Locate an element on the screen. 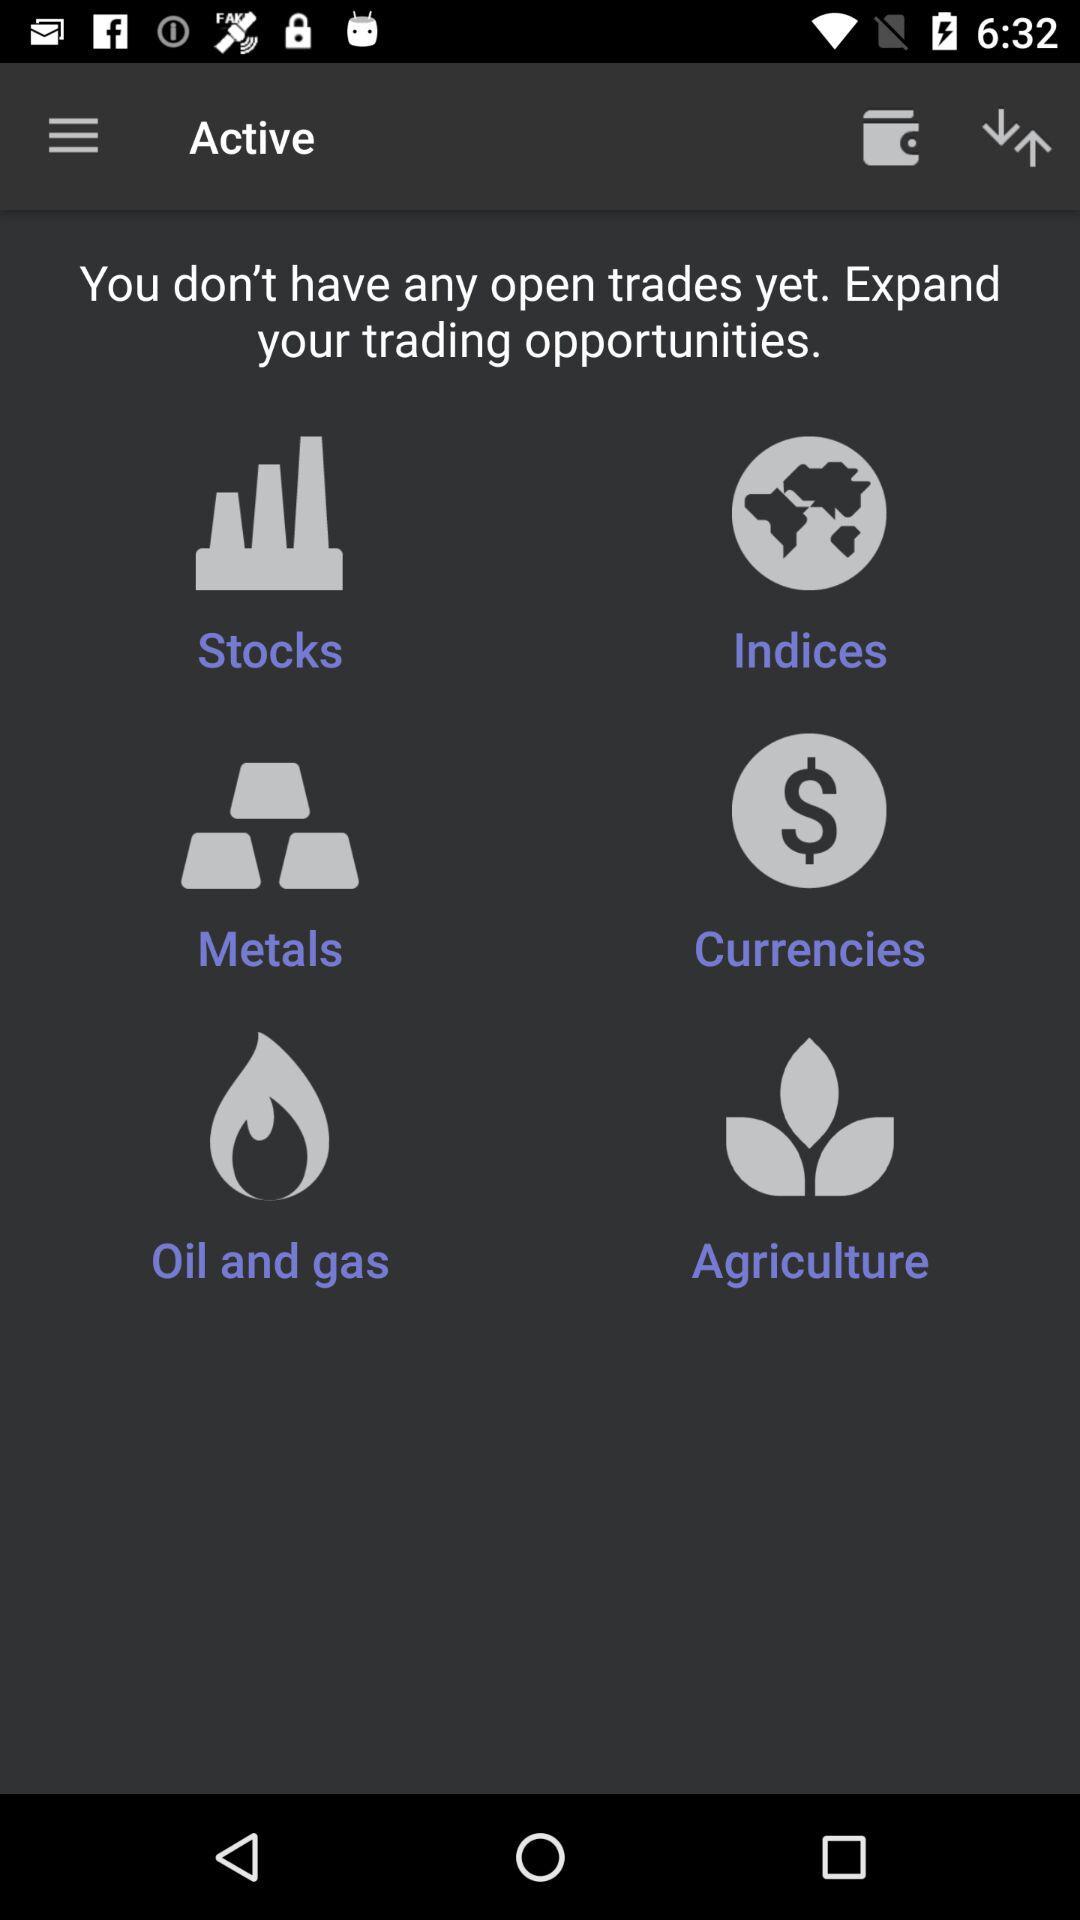 This screenshot has width=1080, height=1920. icon below the metals is located at coordinates (810, 1162).